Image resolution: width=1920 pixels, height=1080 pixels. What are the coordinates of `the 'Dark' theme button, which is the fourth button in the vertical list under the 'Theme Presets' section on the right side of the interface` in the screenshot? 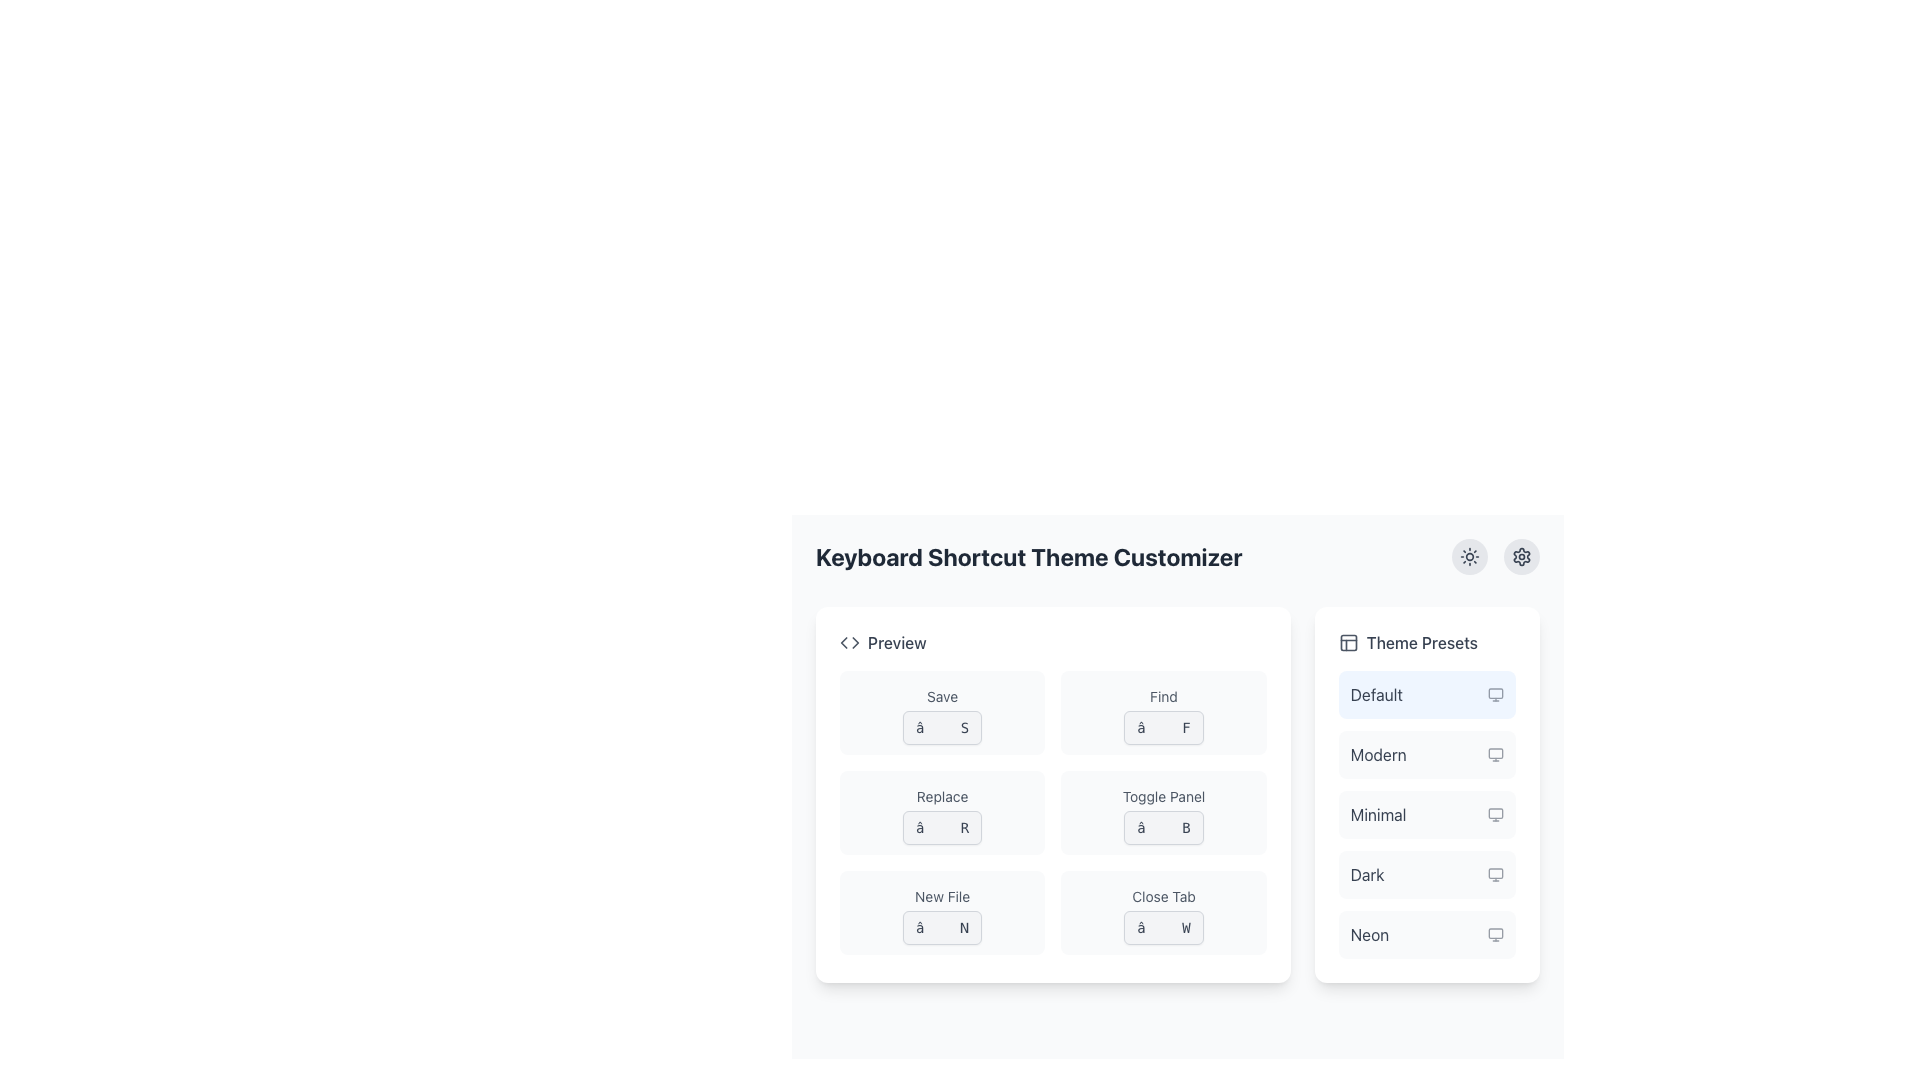 It's located at (1426, 874).